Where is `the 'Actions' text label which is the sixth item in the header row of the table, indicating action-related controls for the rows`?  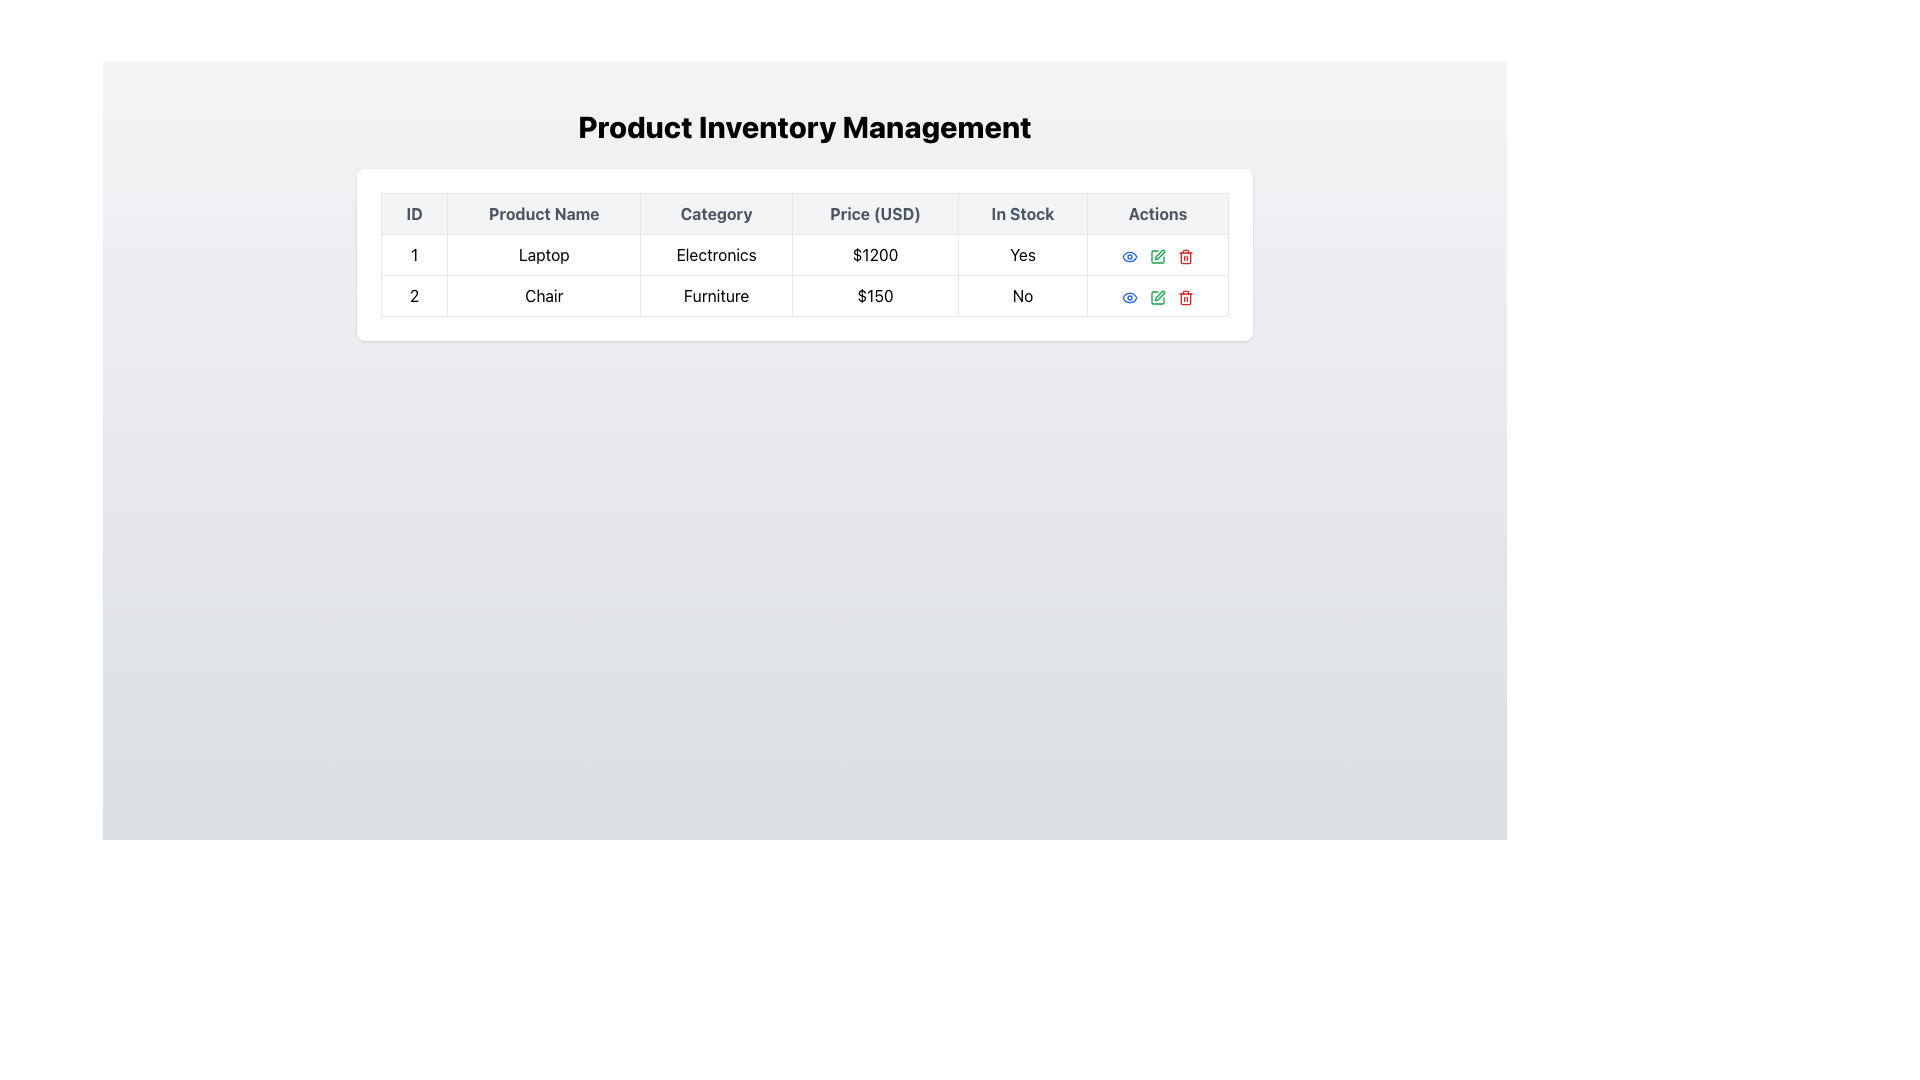
the 'Actions' text label which is the sixth item in the header row of the table, indicating action-related controls for the rows is located at coordinates (1157, 213).